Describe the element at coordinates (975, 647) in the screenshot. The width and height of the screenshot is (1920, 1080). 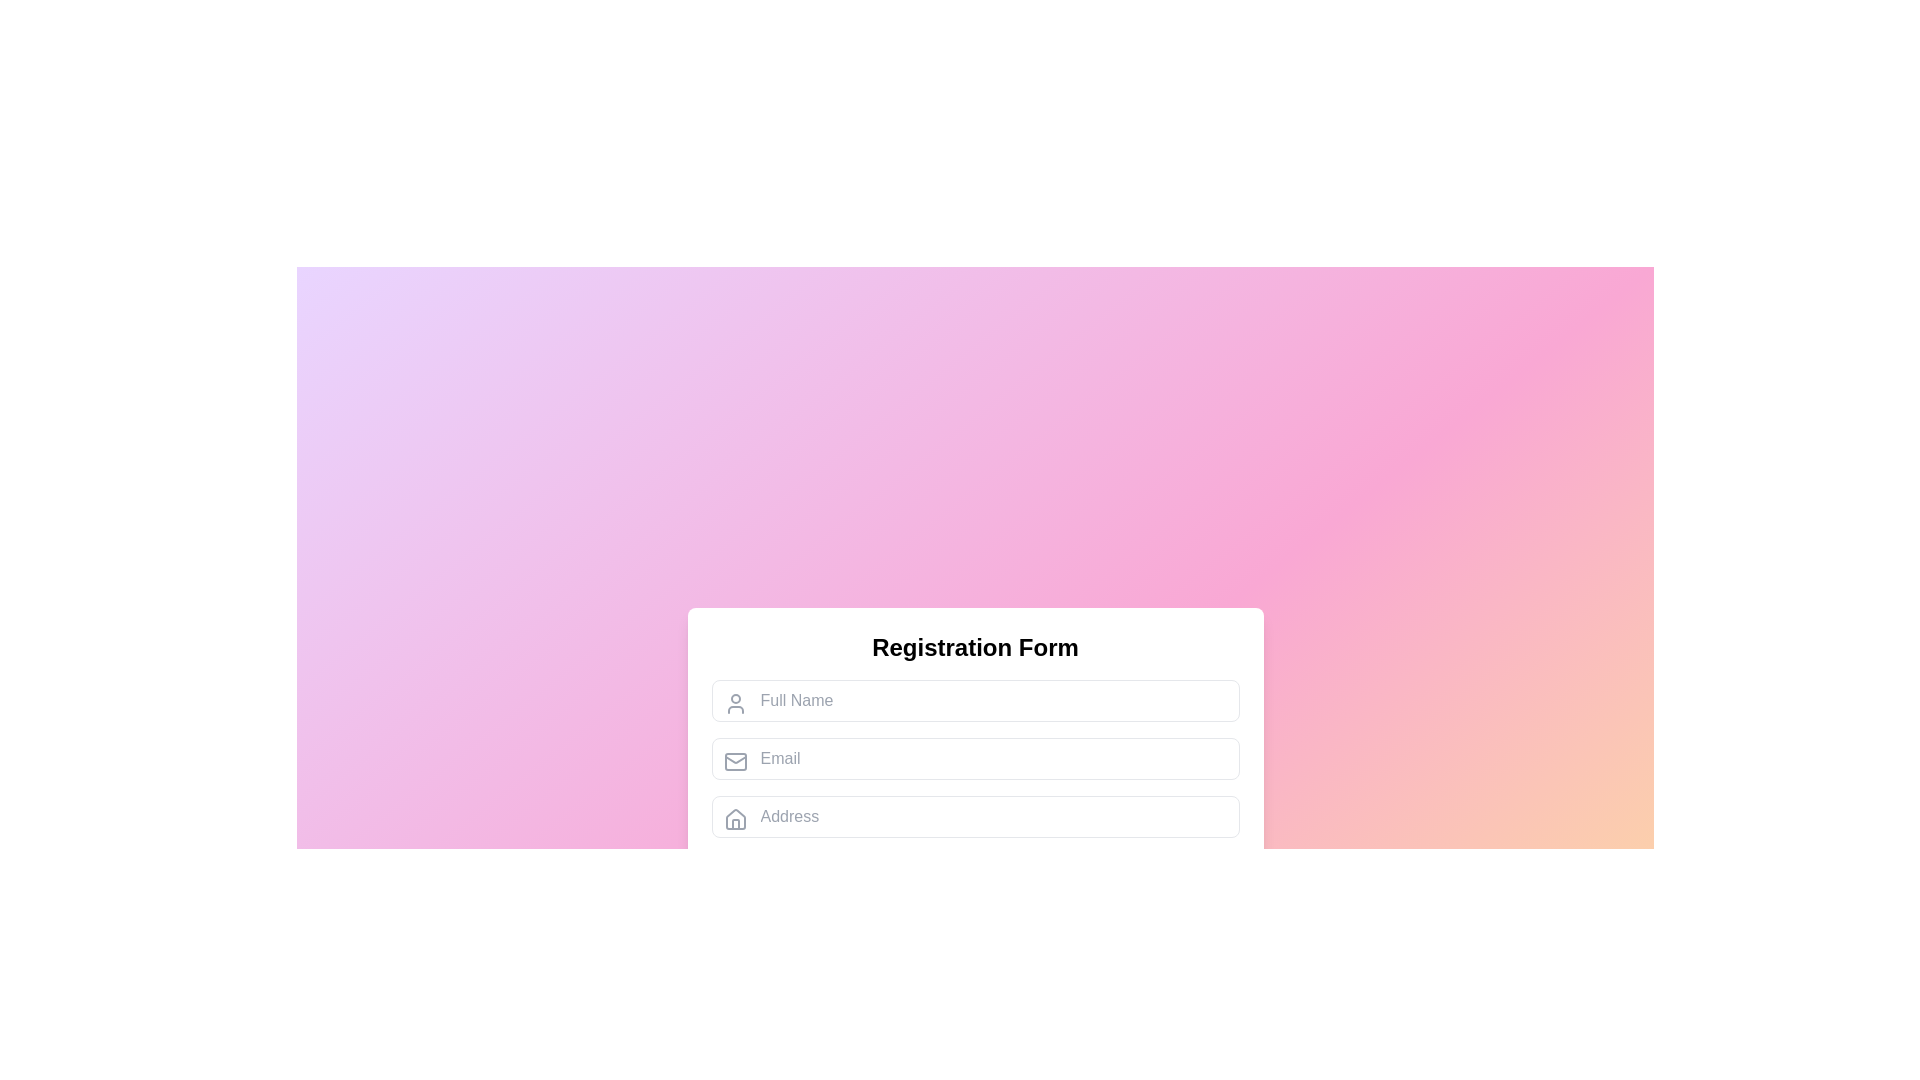
I see `the header text element located at the top-center of the form section, which provides context for the user about the purpose of the form` at that location.